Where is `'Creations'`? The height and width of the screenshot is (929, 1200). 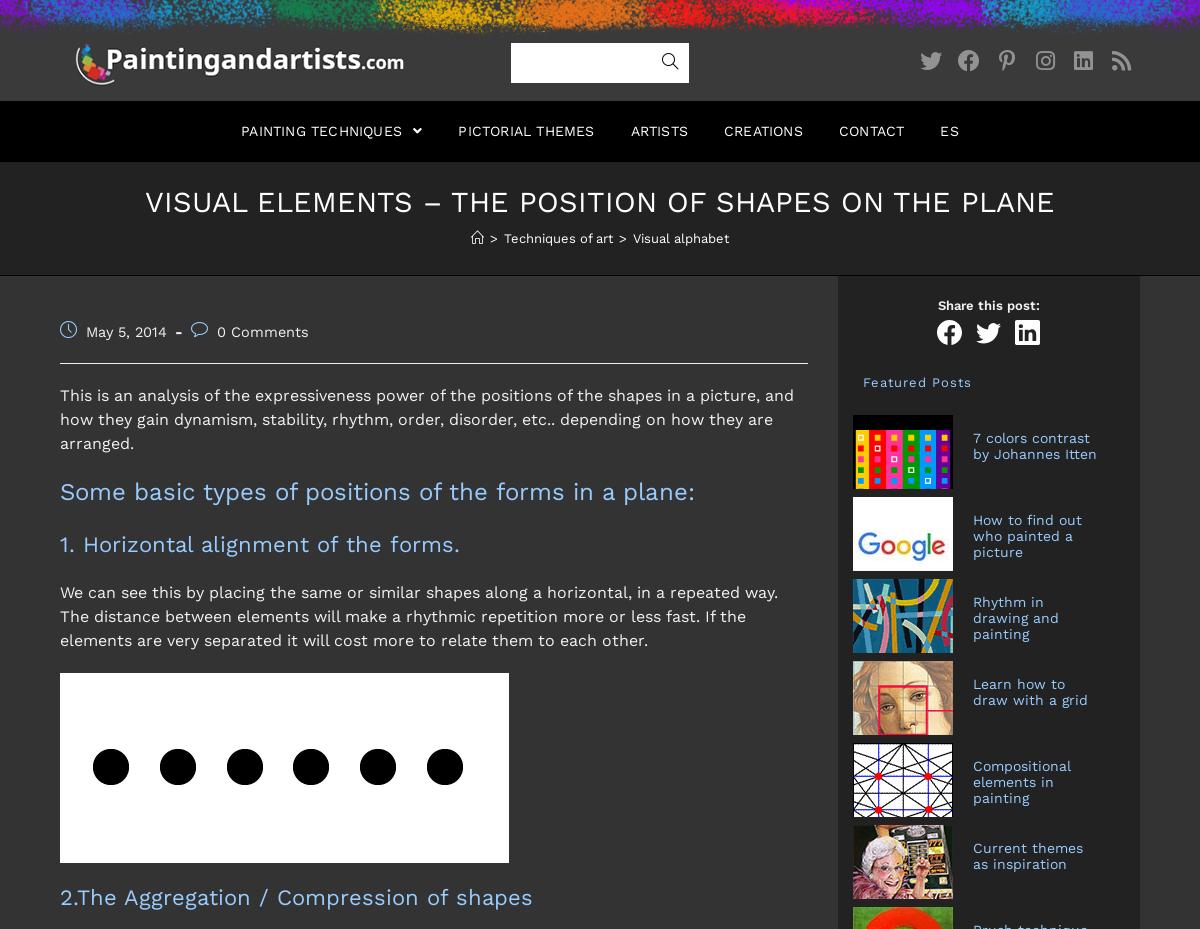
'Creations' is located at coordinates (761, 130).